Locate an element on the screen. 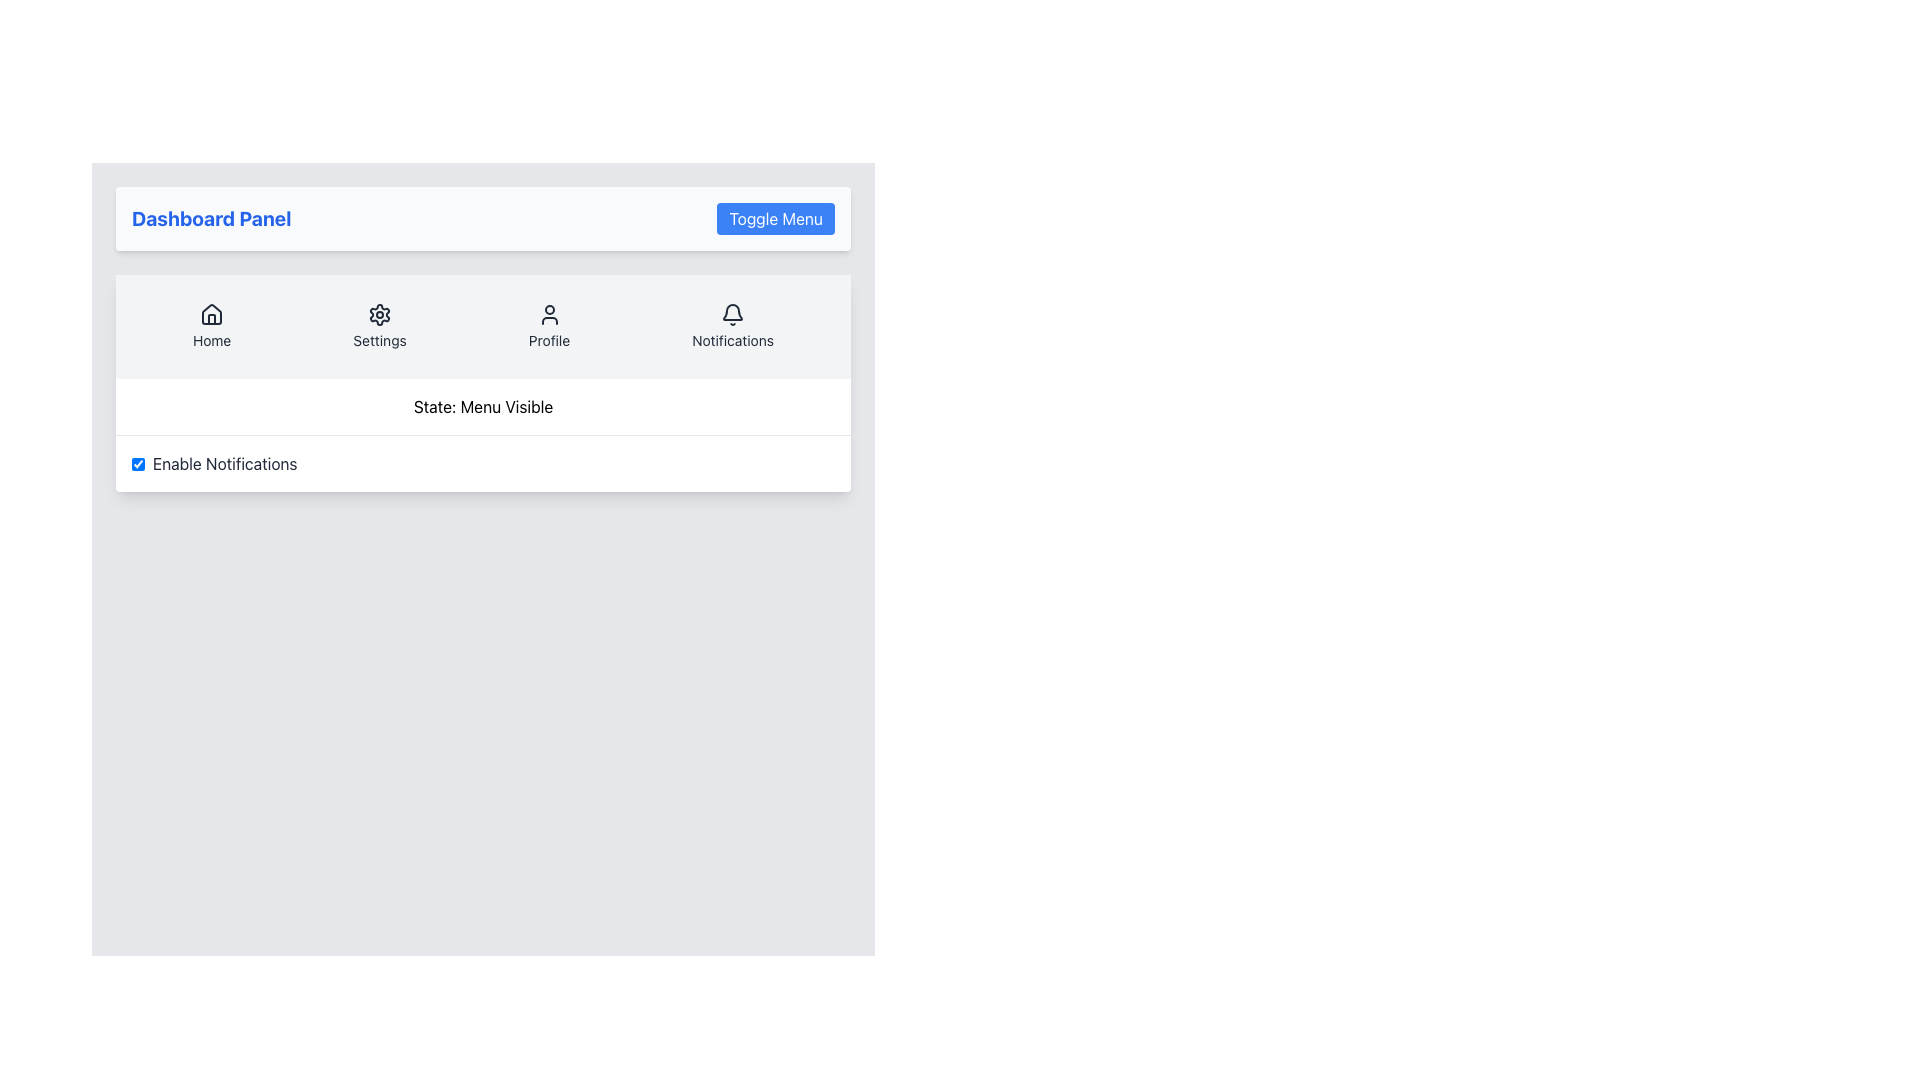 Image resolution: width=1920 pixels, height=1080 pixels. the 'Settings' icon located in the second position from the left in a horizontal row of four icons at the top of the main panel is located at coordinates (380, 315).